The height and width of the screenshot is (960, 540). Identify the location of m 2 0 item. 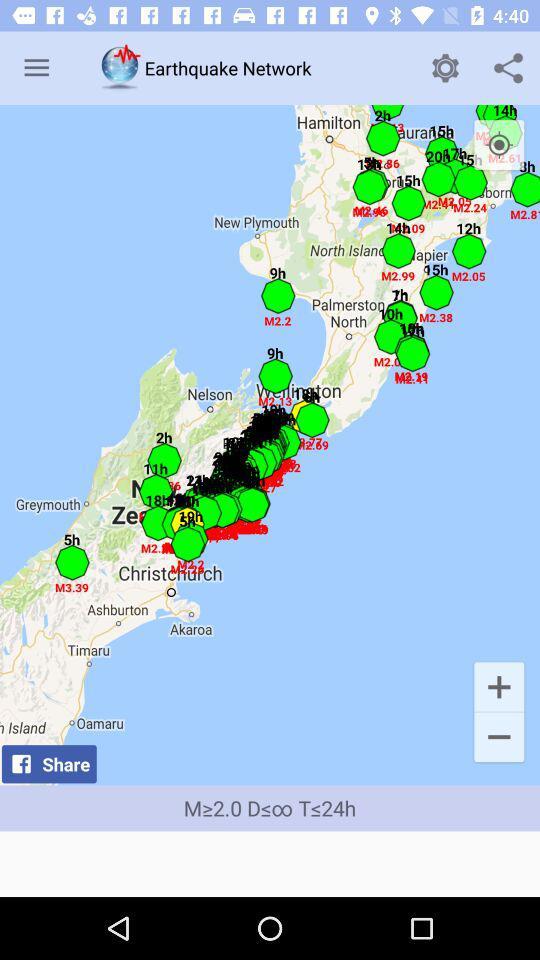
(270, 808).